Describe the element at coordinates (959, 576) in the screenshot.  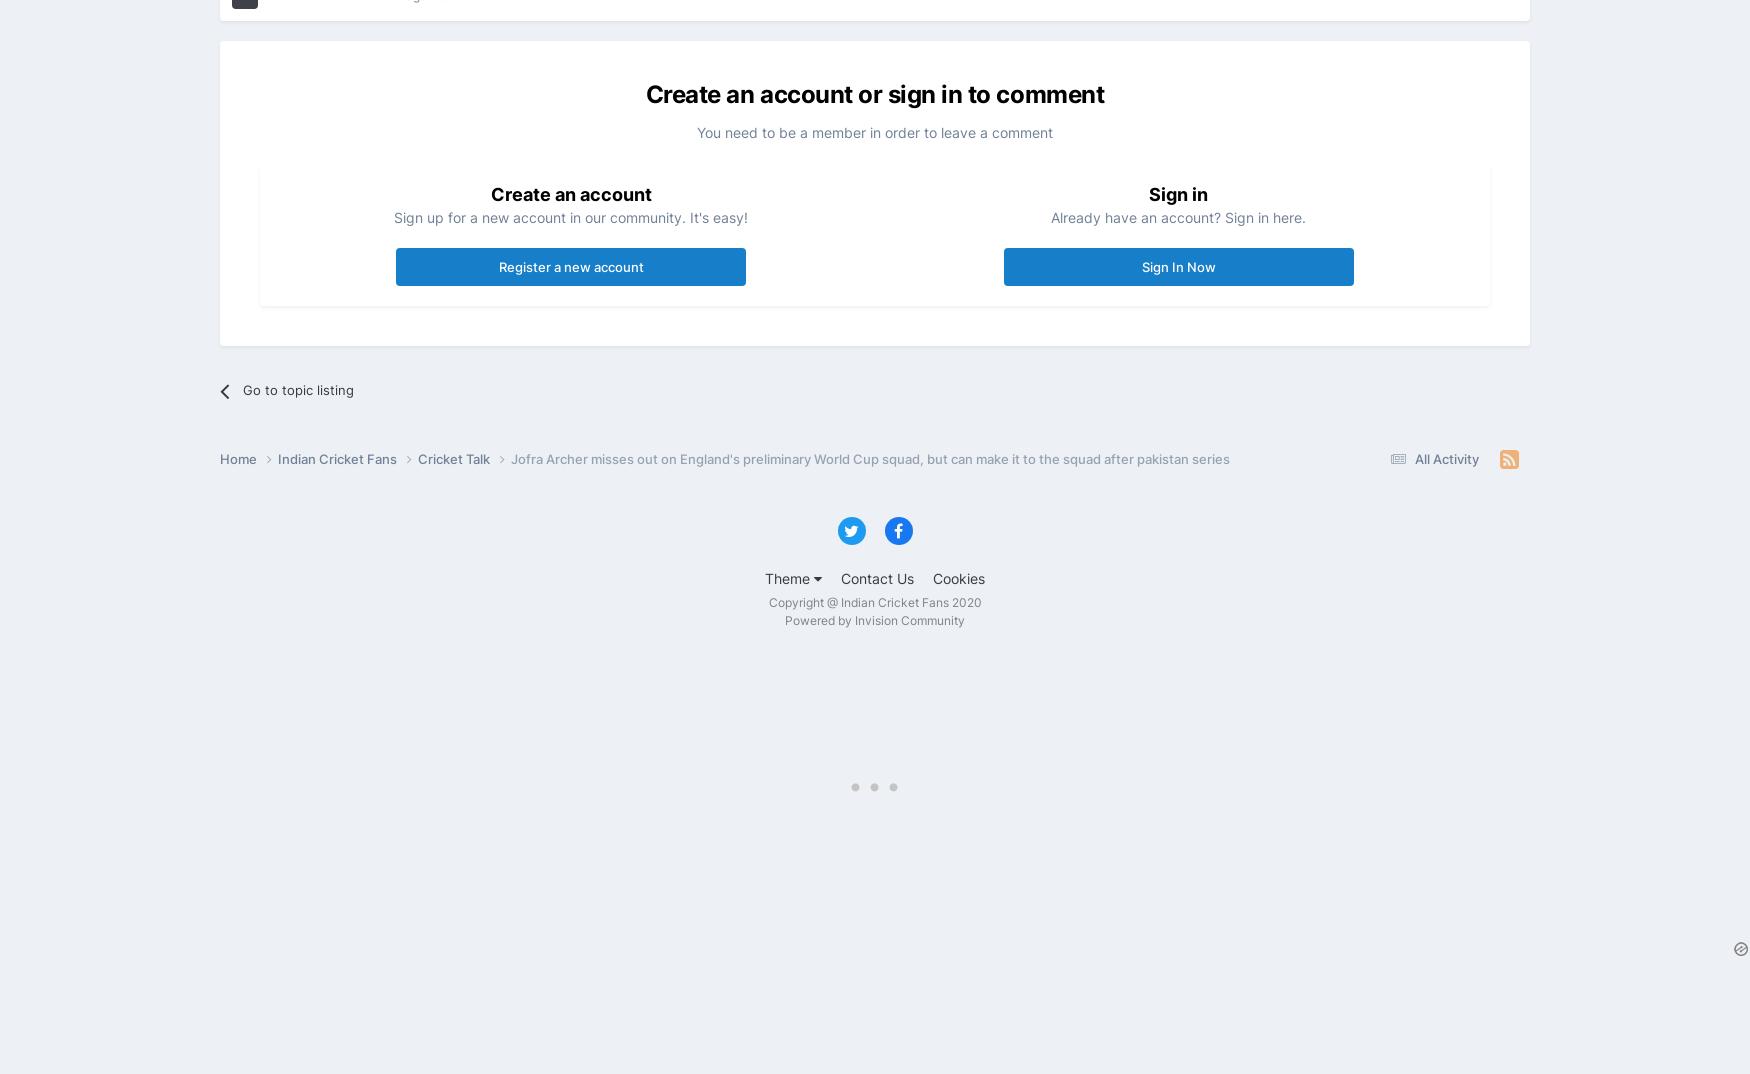
I see `'Cookies'` at that location.